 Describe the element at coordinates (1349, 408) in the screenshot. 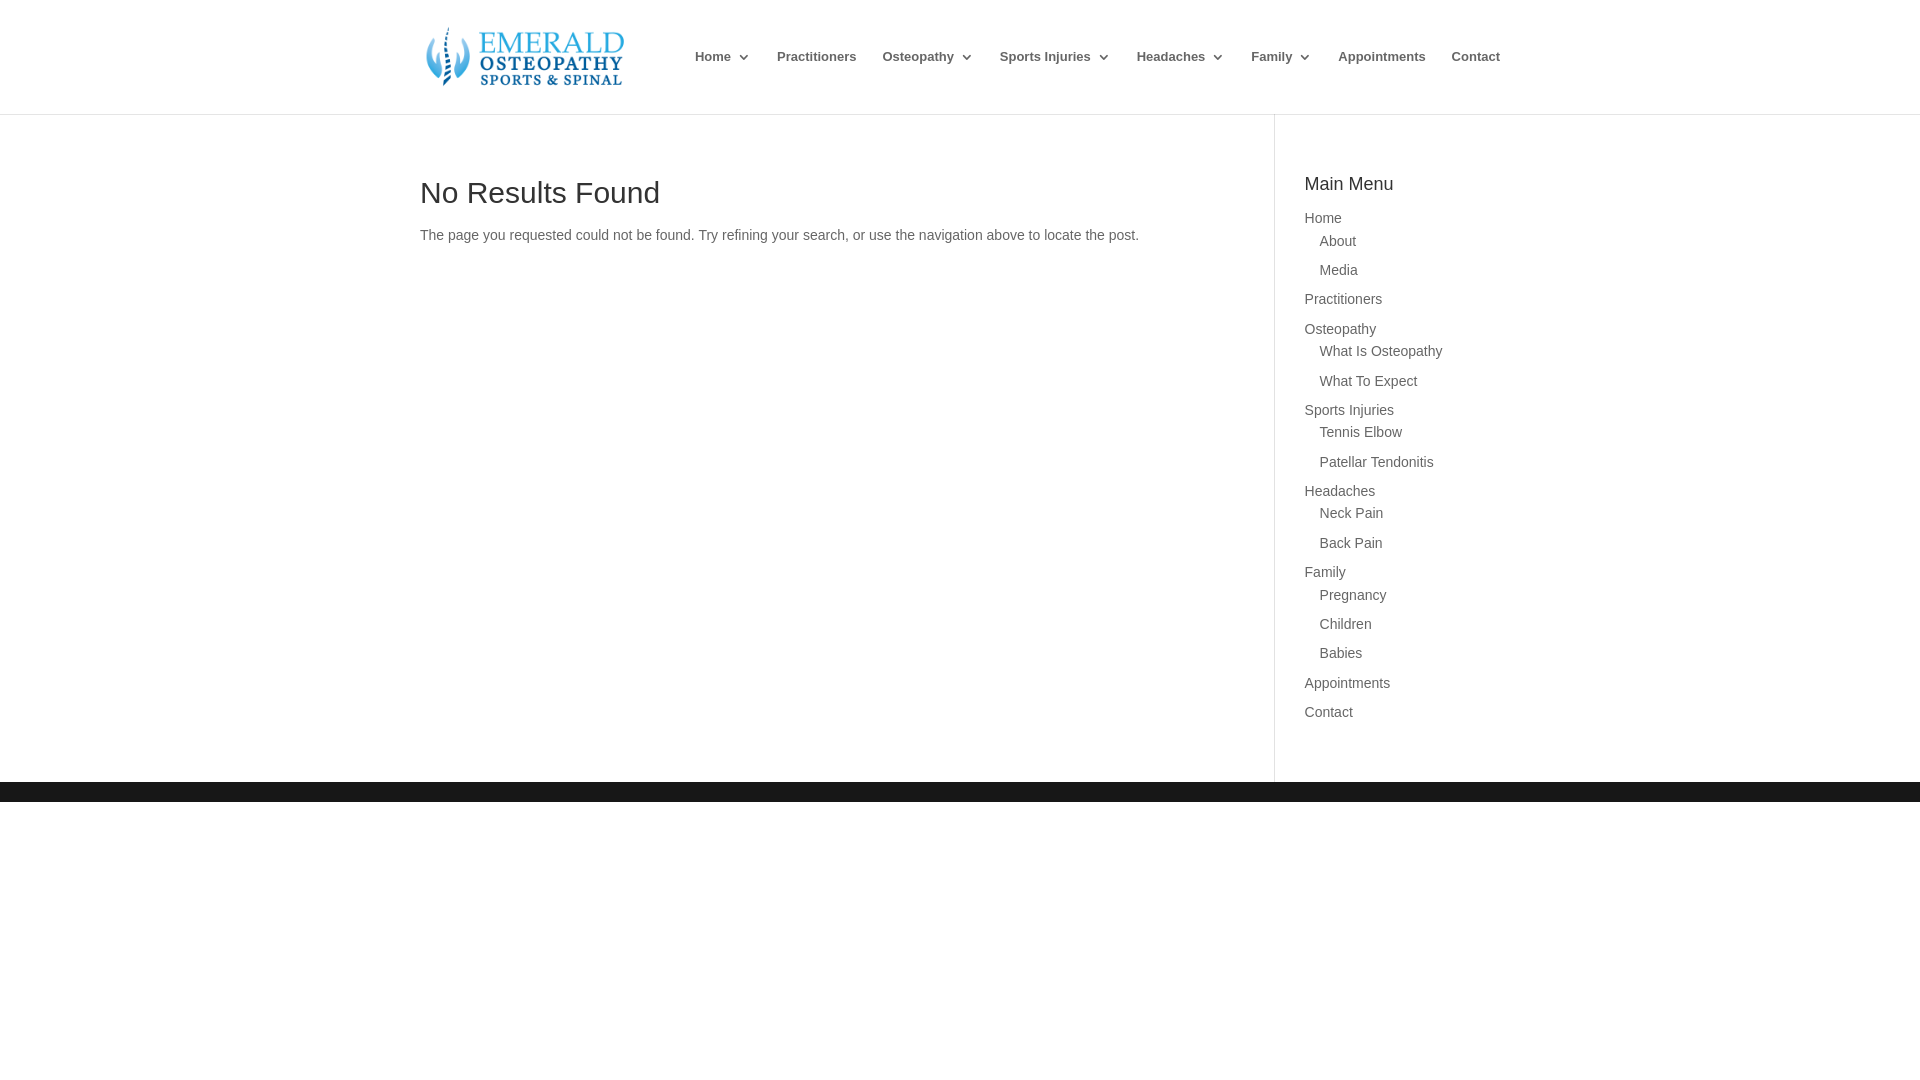

I see `'Sports Injuries'` at that location.